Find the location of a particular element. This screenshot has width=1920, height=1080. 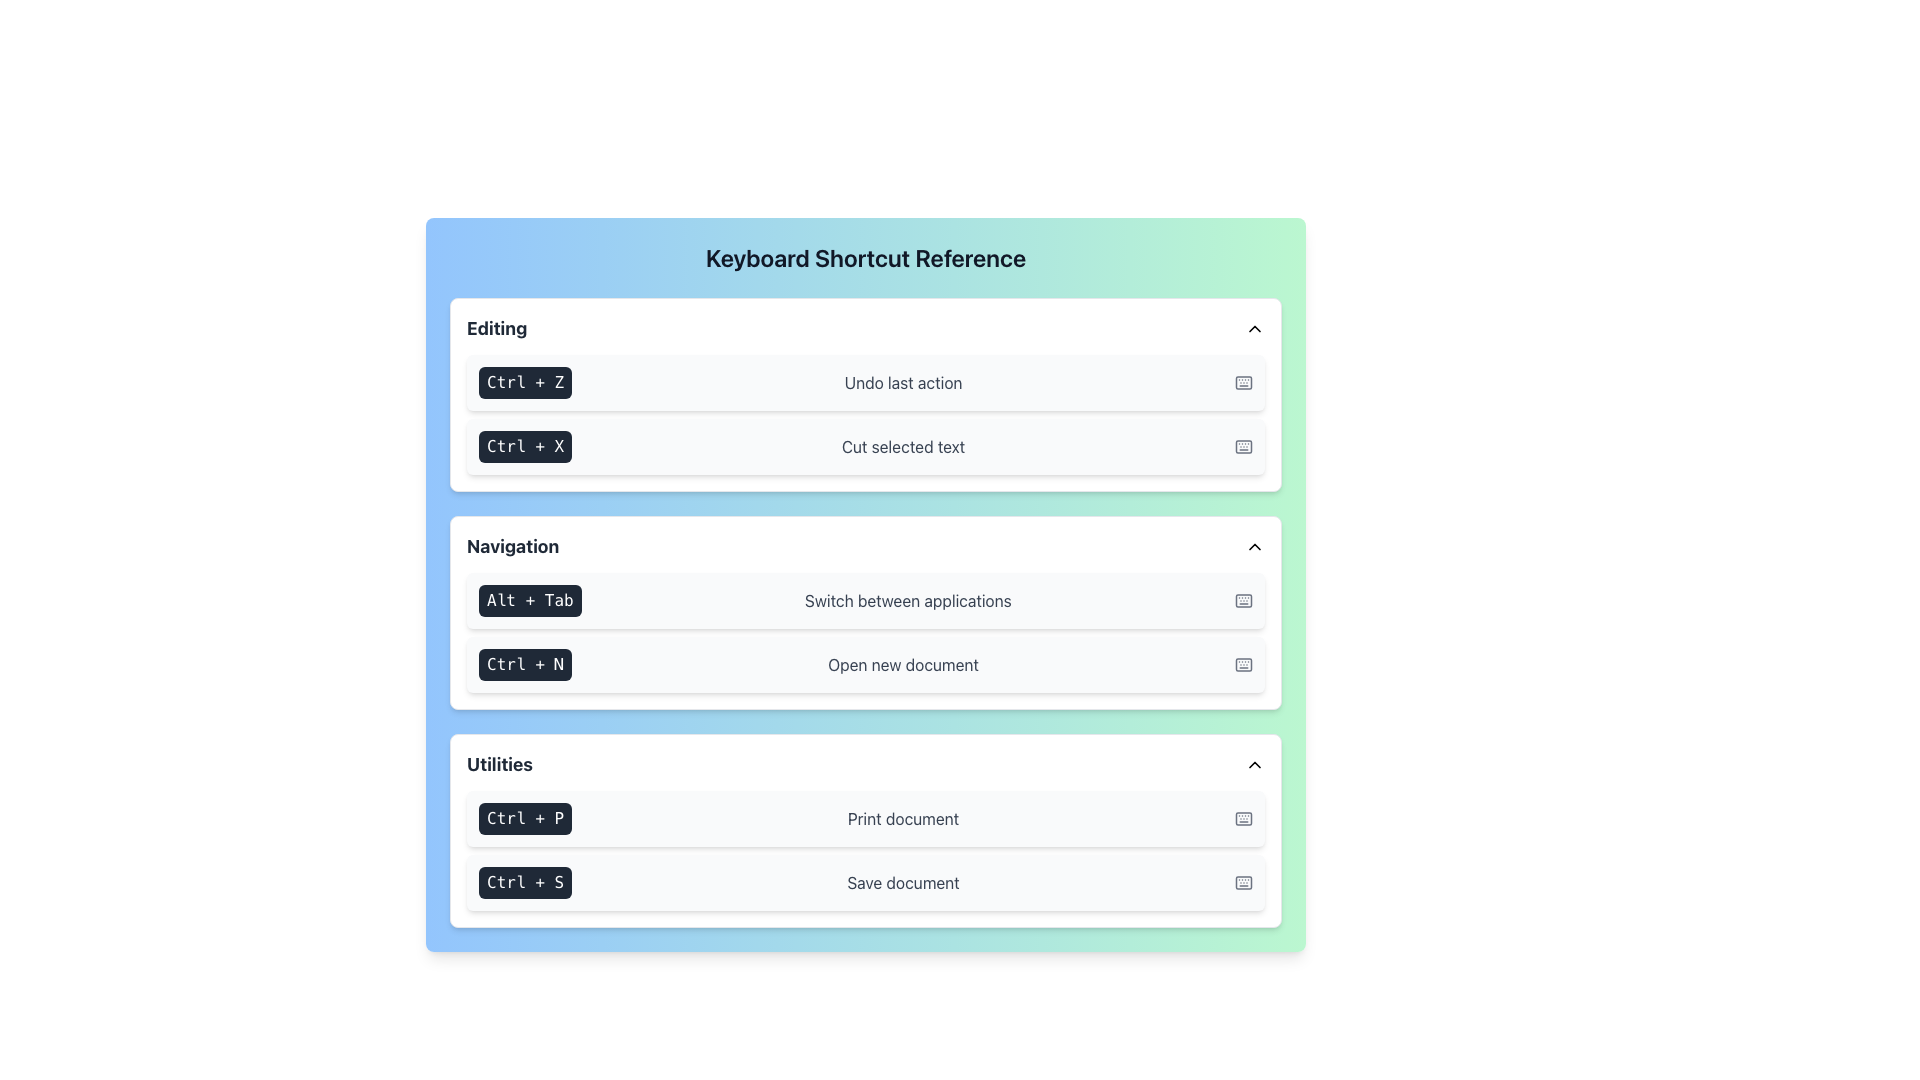

the second informational list item in the 'Editing' category that displays the shortcut 'Ctrl + X' and the text 'Cut selected text.' is located at coordinates (865, 446).